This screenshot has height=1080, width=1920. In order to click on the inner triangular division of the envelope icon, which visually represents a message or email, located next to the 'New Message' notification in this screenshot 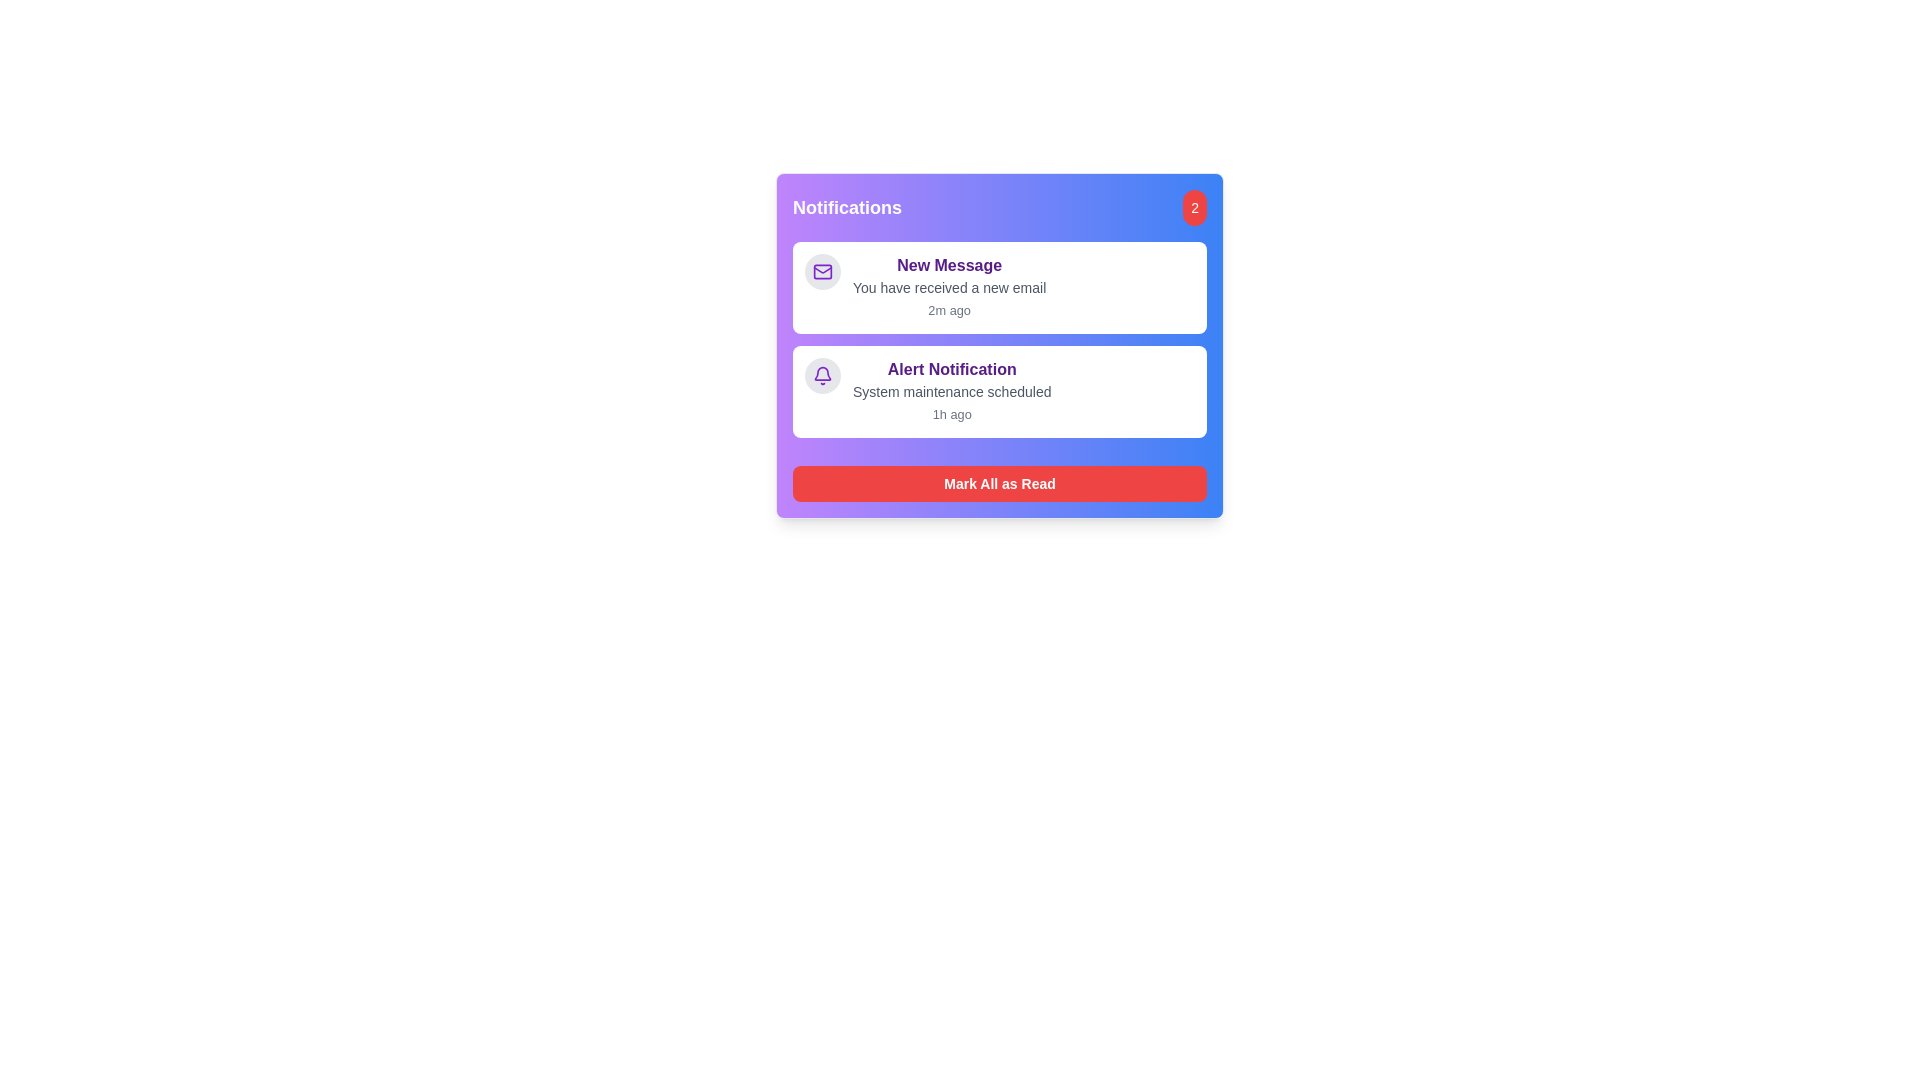, I will do `click(822, 270)`.